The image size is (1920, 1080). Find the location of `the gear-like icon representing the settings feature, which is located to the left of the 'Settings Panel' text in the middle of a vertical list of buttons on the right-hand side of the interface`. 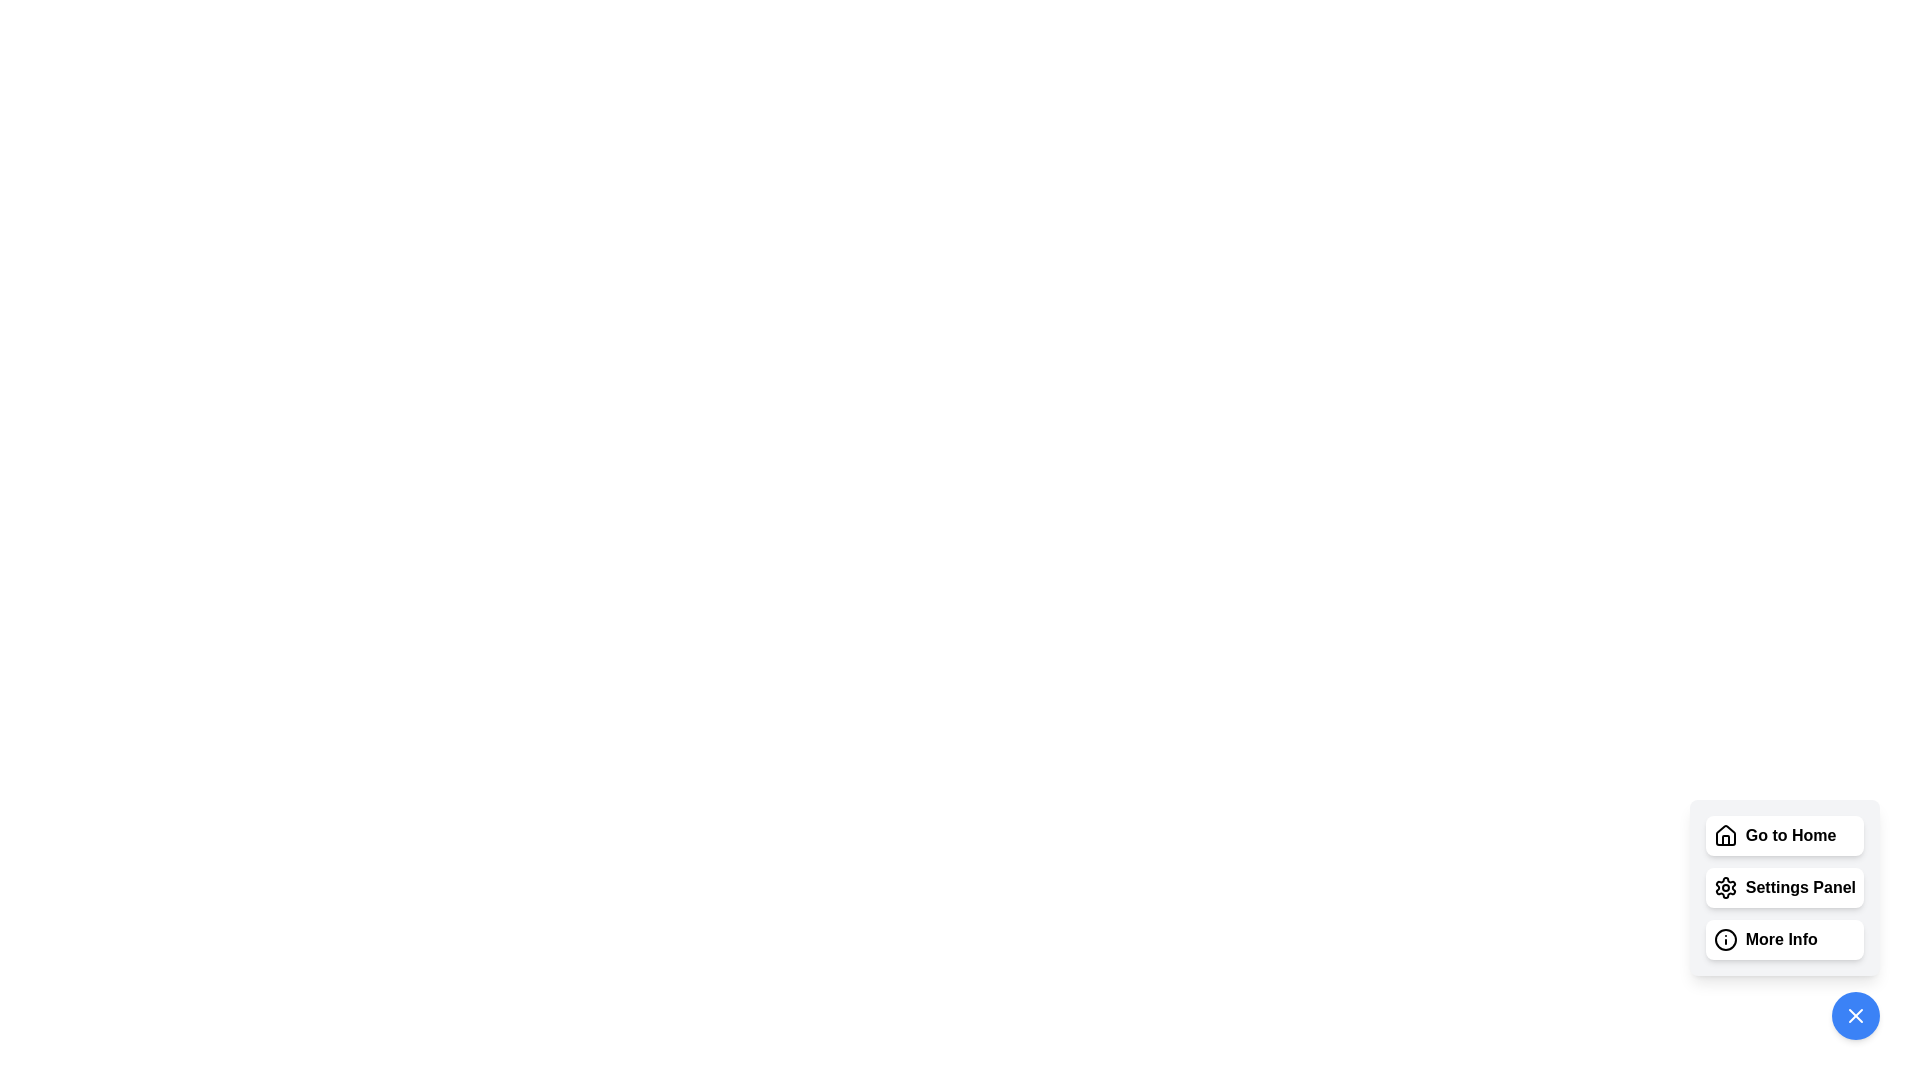

the gear-like icon representing the settings feature, which is located to the left of the 'Settings Panel' text in the middle of a vertical list of buttons on the right-hand side of the interface is located at coordinates (1724, 886).